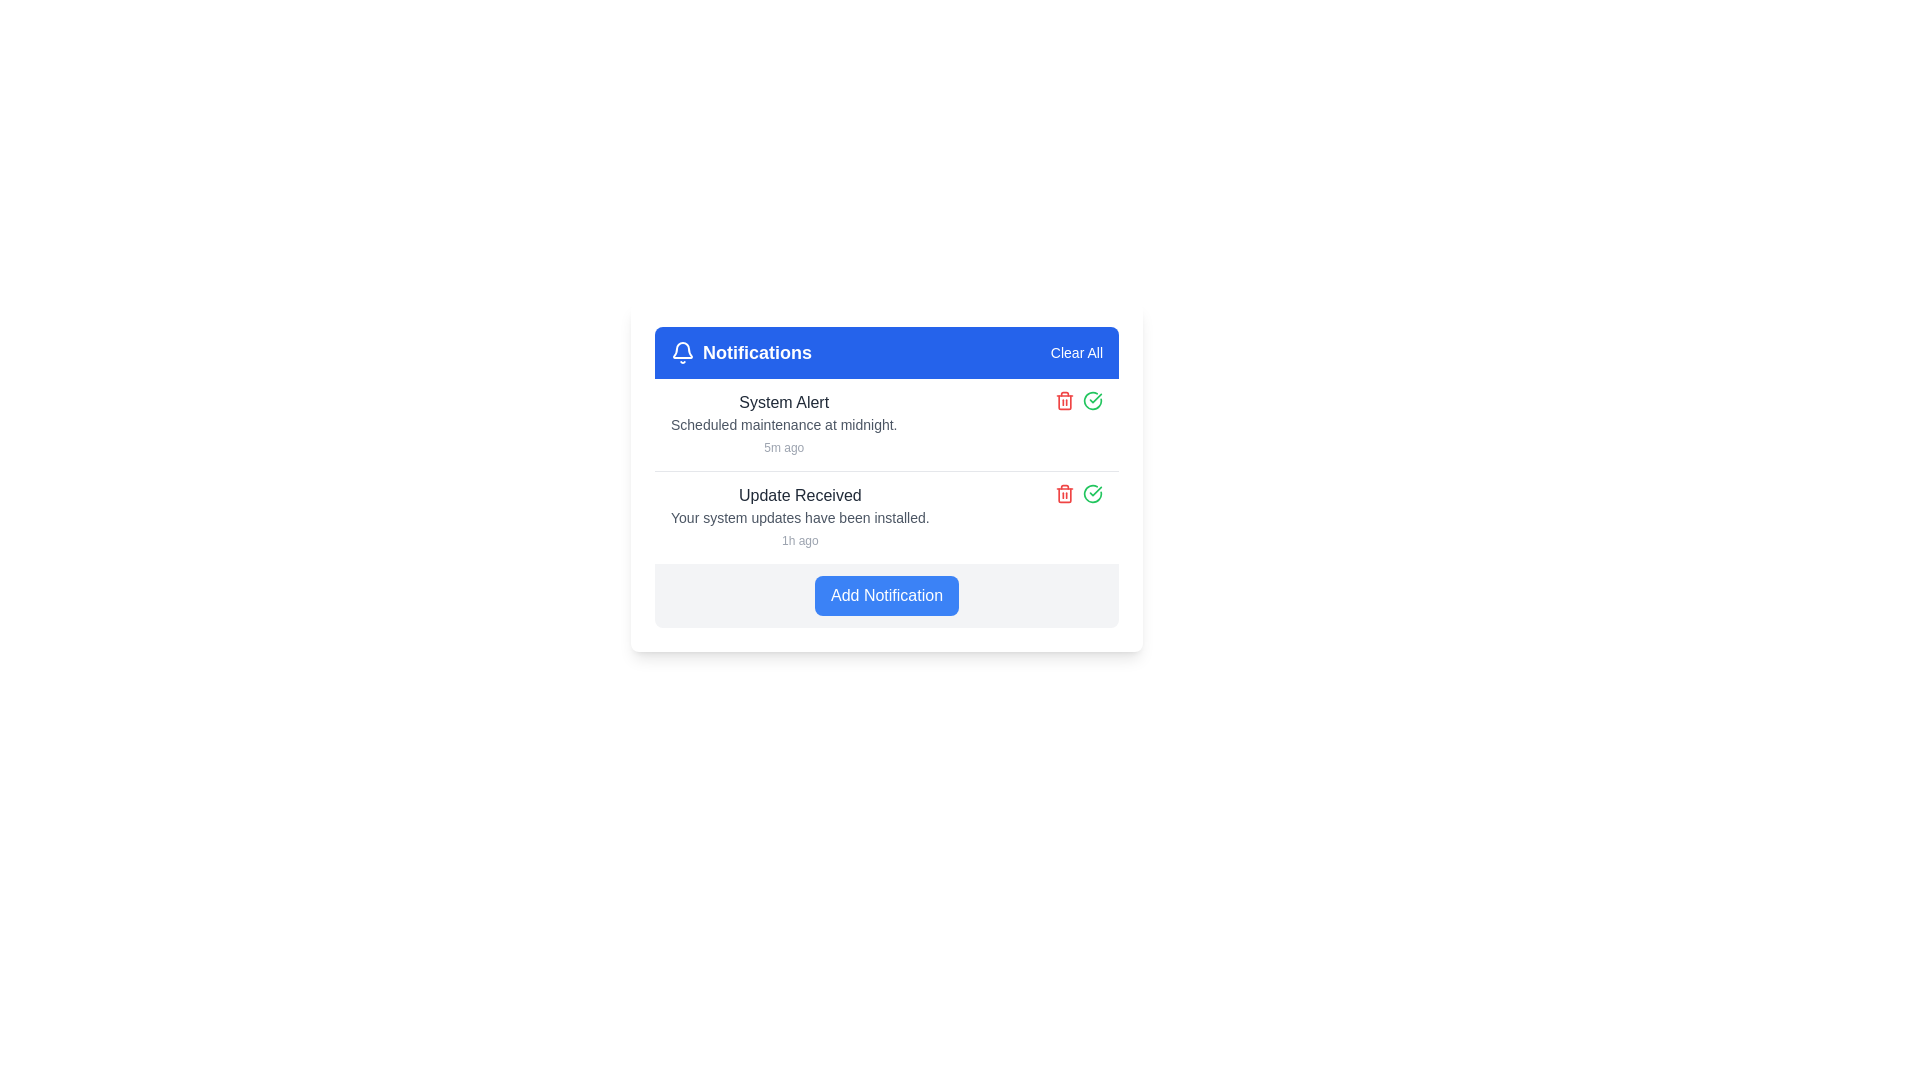 This screenshot has width=1920, height=1080. I want to click on 'System Alert' notification message located just below the header of the notification panel, which is the first notification listed, so click(783, 423).